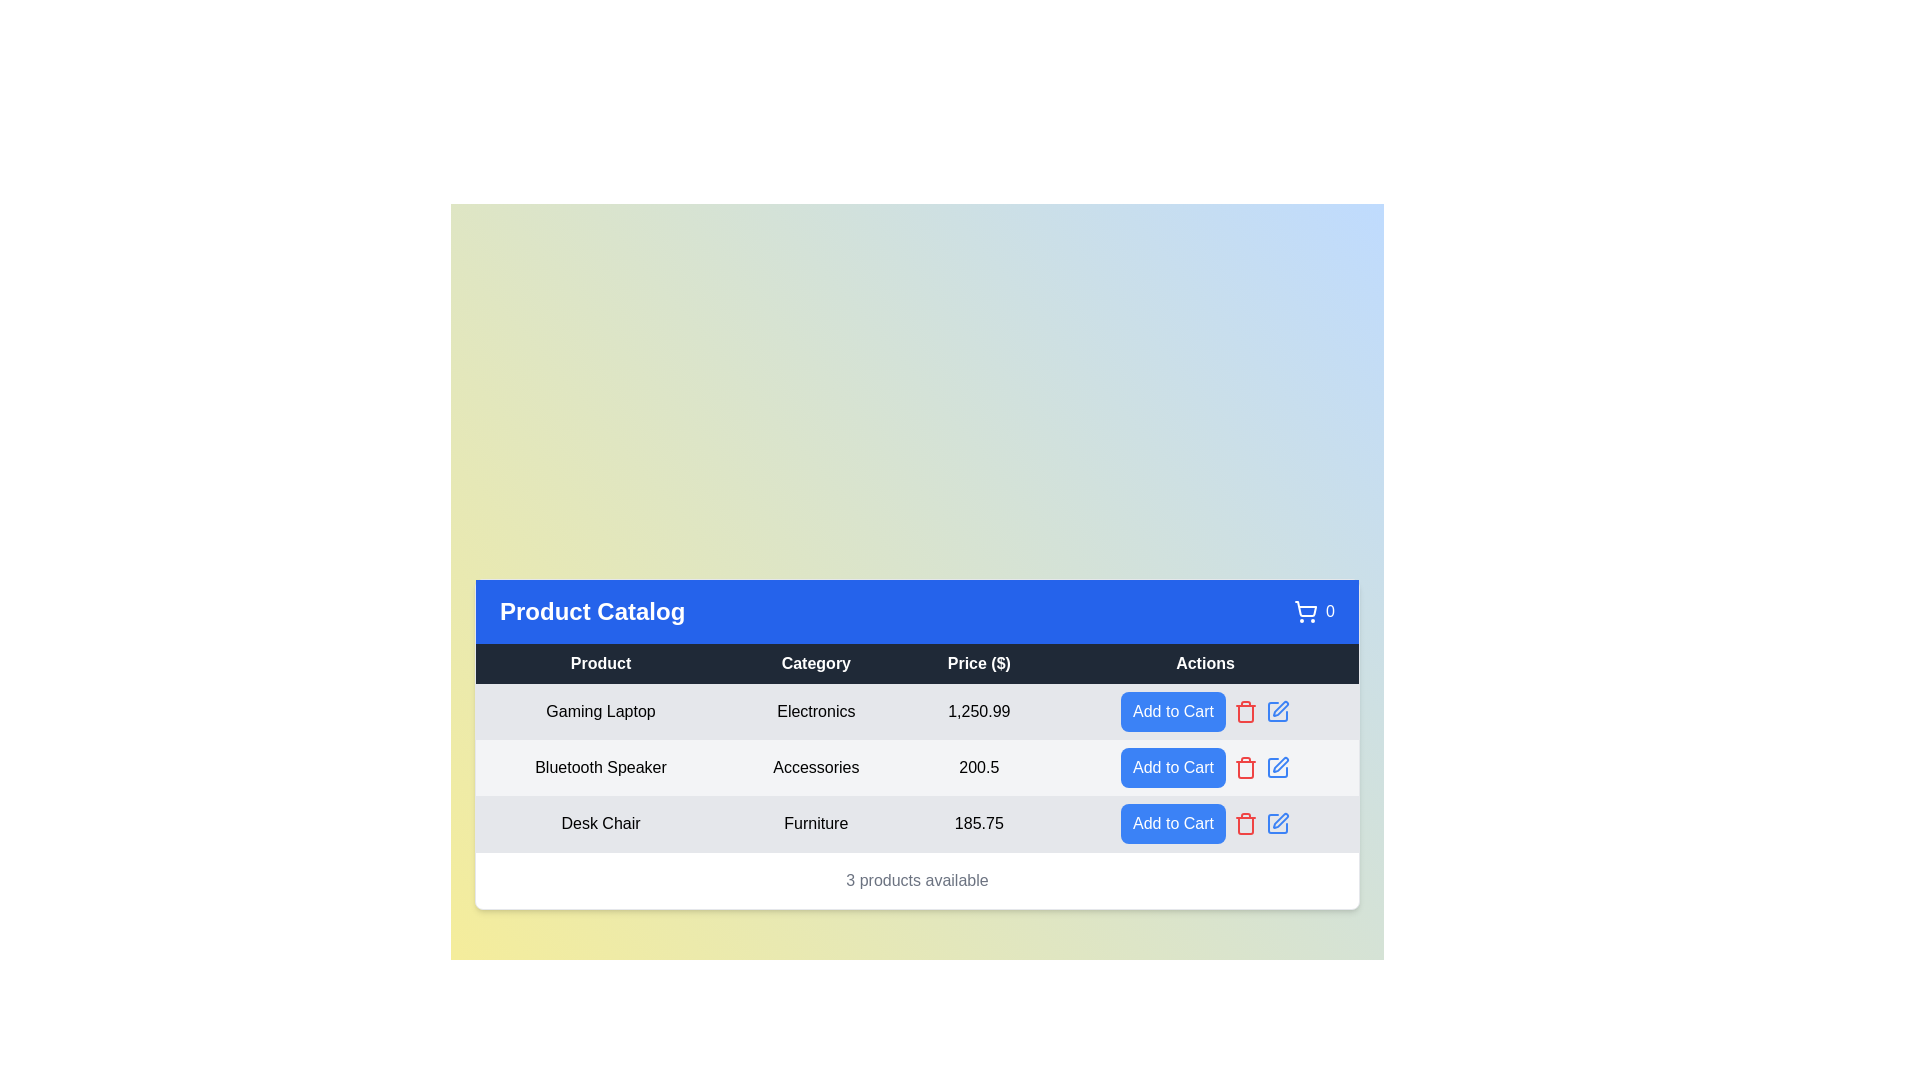 The width and height of the screenshot is (1920, 1080). I want to click on the edit icon resembling a folded paper located in the 'Actions' column of the product table for the 'Gaming Laptop', so click(1276, 710).